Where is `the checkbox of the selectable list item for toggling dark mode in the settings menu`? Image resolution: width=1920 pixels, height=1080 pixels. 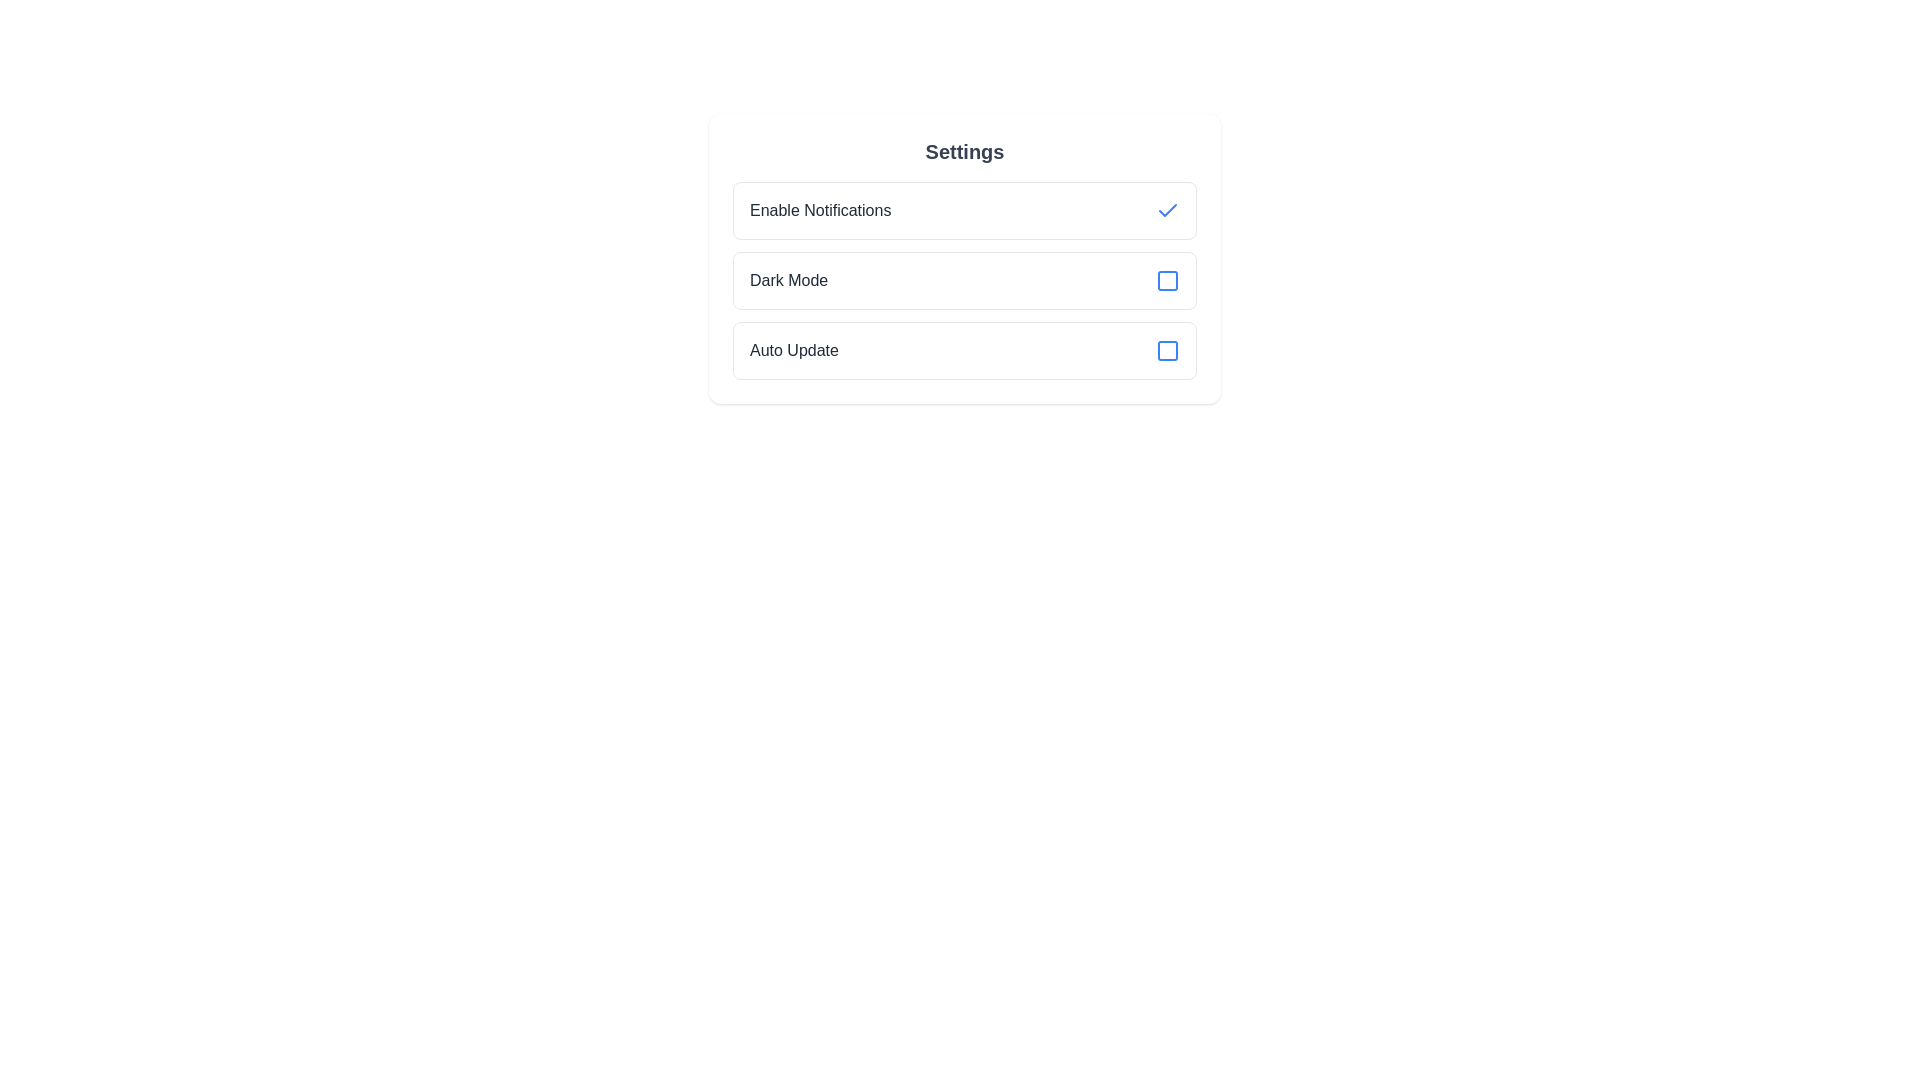
the checkbox of the selectable list item for toggling dark mode in the settings menu is located at coordinates (964, 281).